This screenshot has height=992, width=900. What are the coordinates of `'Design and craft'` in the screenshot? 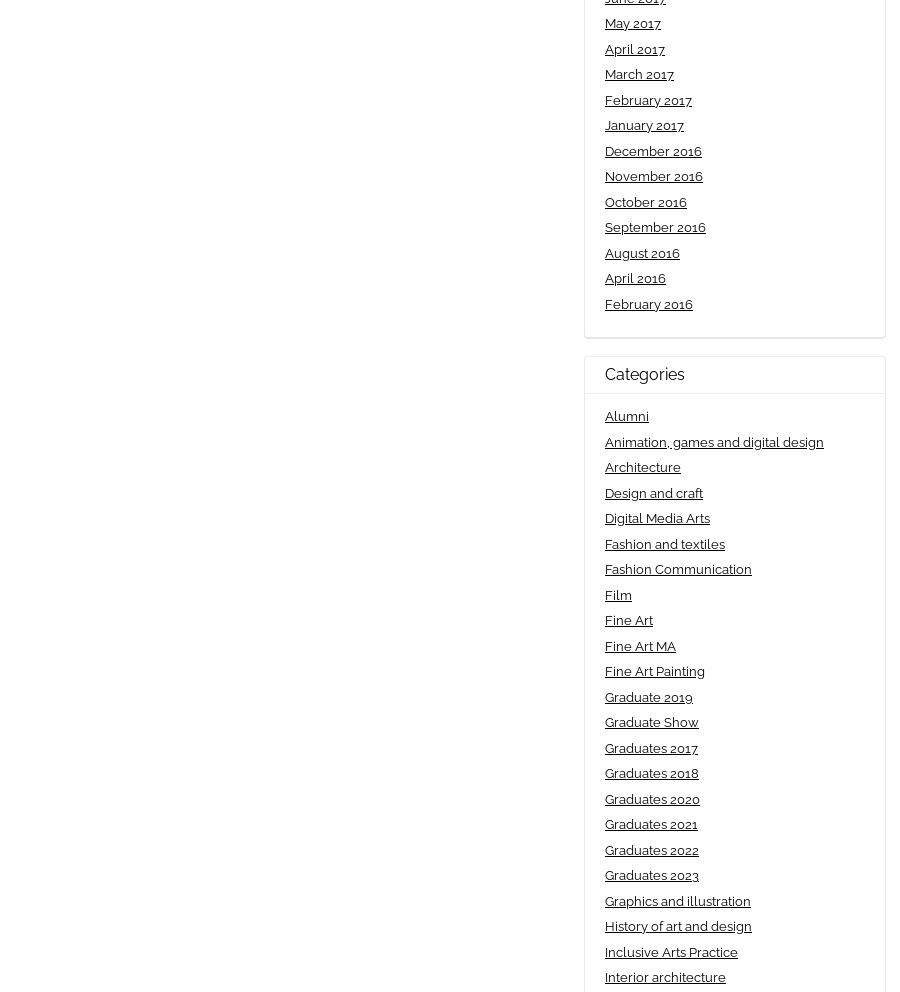 It's located at (654, 492).